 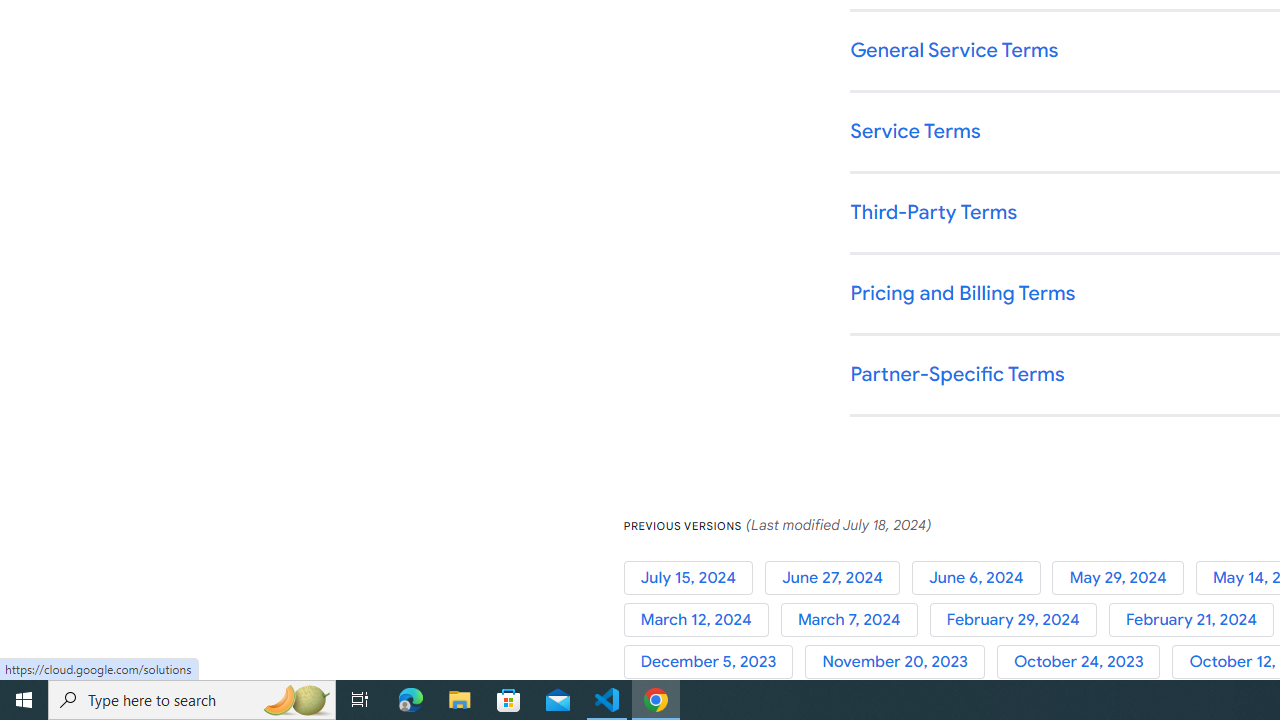 What do you see at coordinates (837, 577) in the screenshot?
I see `'June 27, 2024'` at bounding box center [837, 577].